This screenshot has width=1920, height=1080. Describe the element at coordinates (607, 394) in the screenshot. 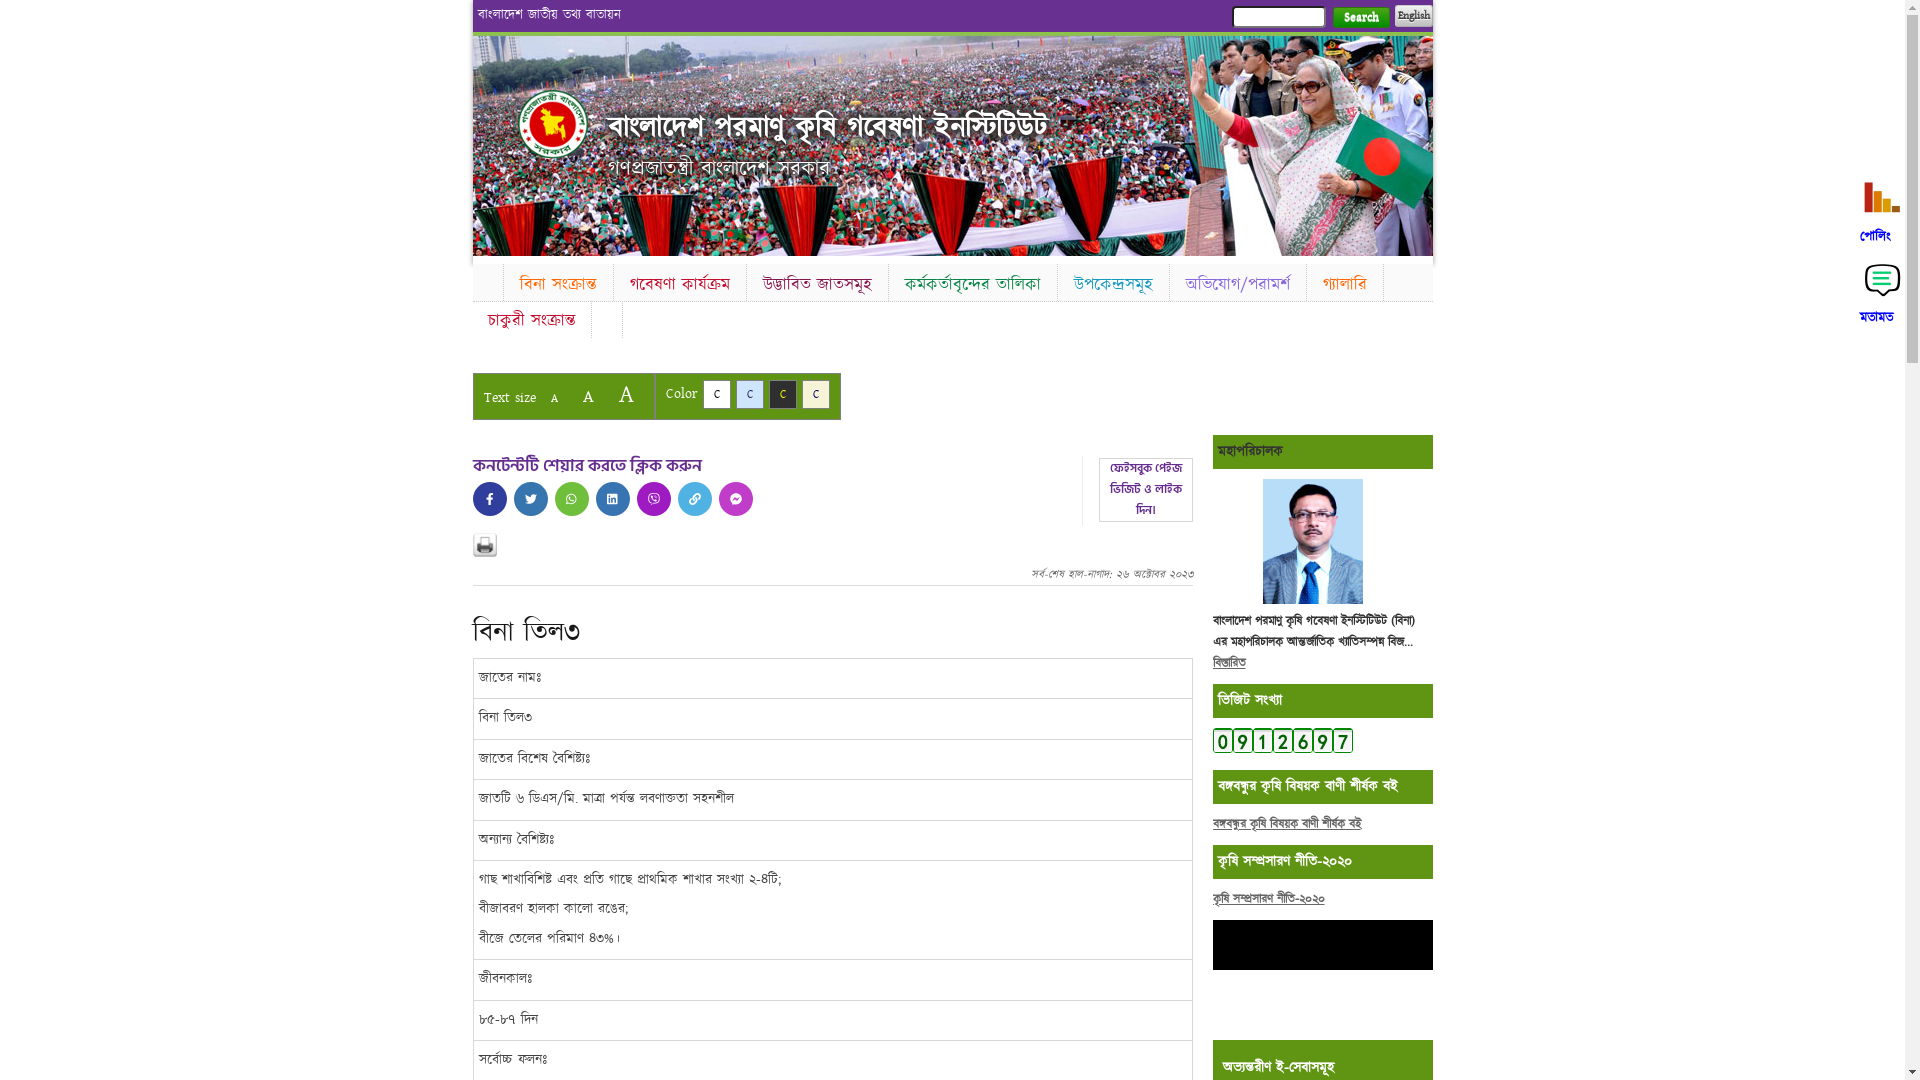

I see `'A'` at that location.